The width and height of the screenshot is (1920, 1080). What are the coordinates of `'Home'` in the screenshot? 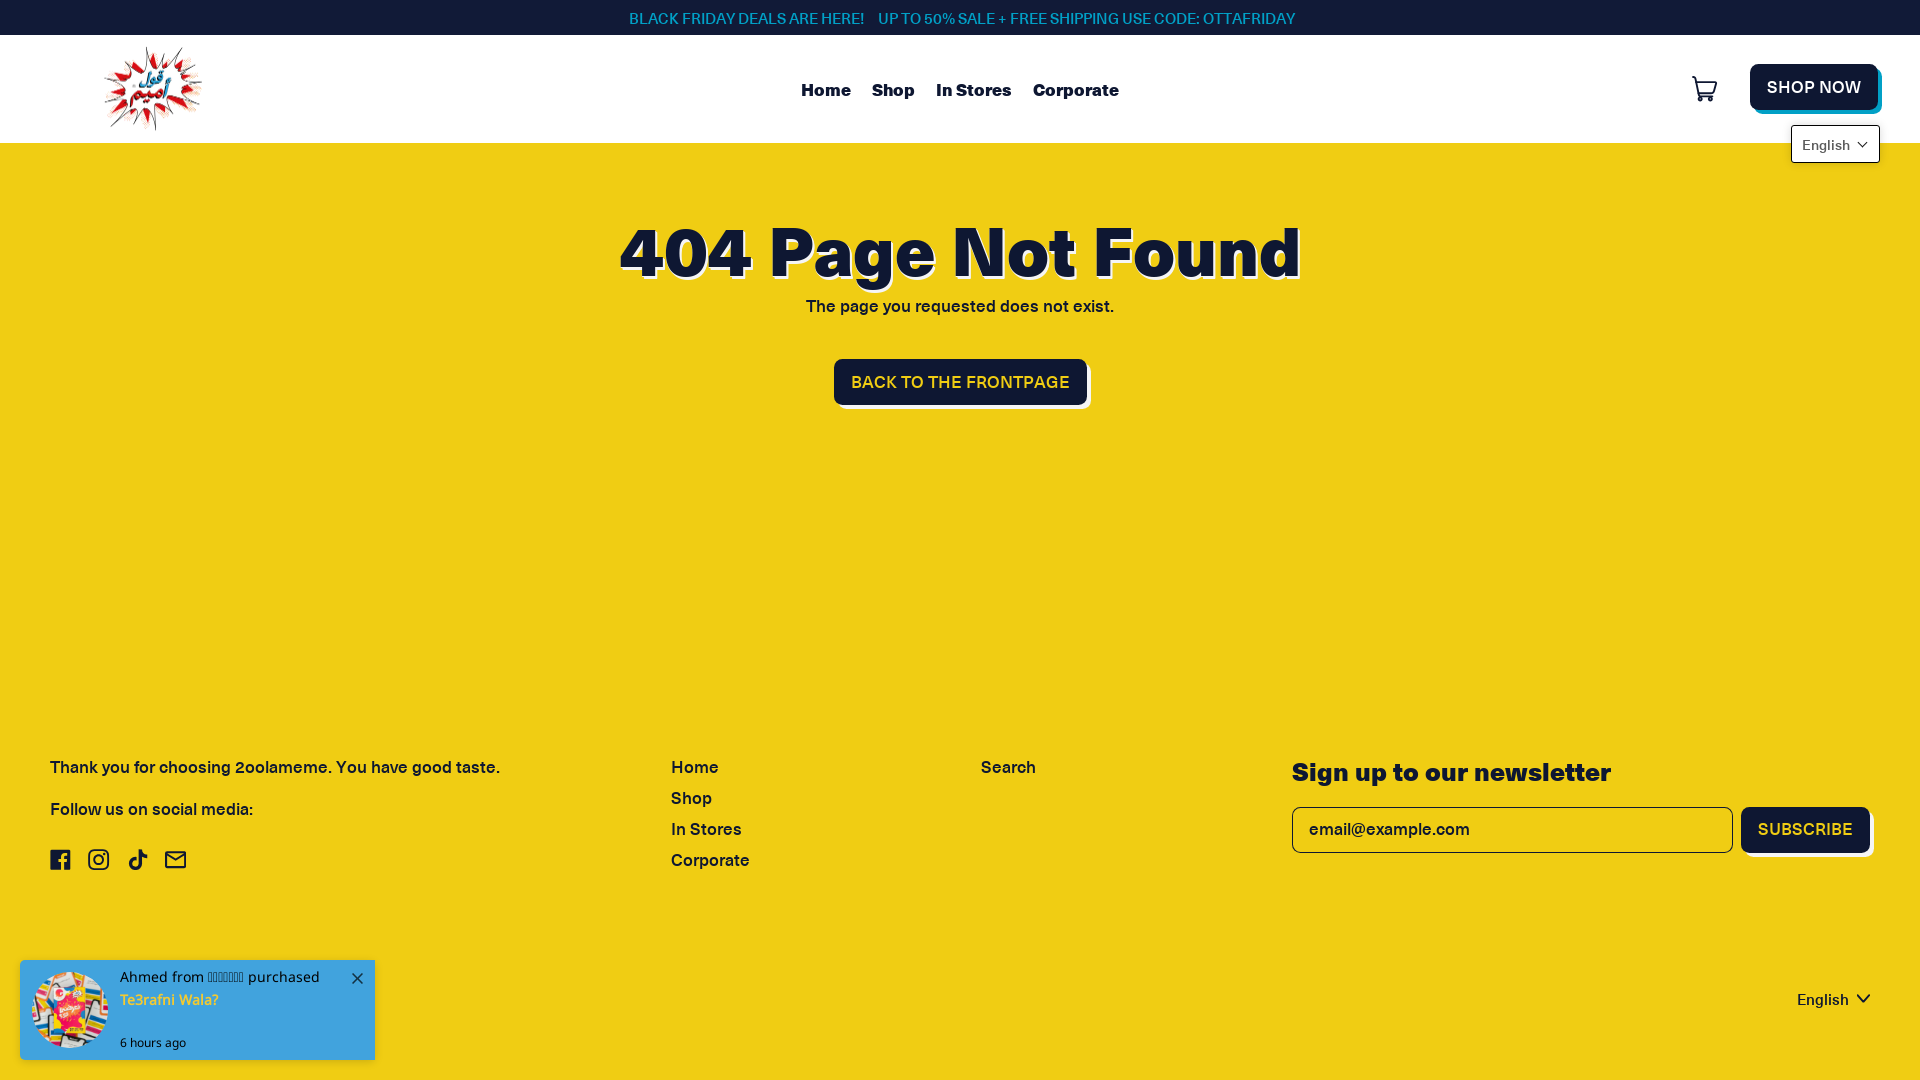 It's located at (695, 766).